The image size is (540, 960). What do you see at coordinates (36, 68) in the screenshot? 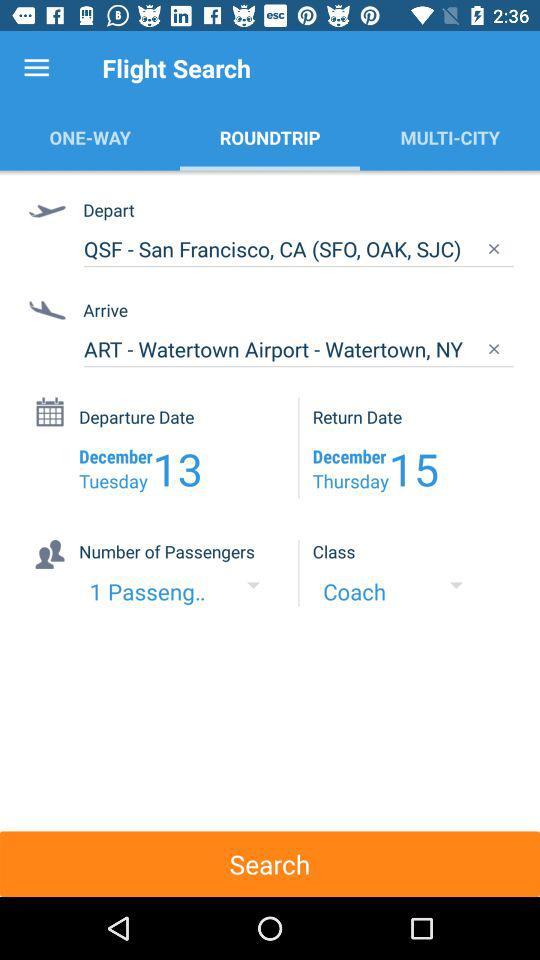
I see `icon next to flight search item` at bounding box center [36, 68].